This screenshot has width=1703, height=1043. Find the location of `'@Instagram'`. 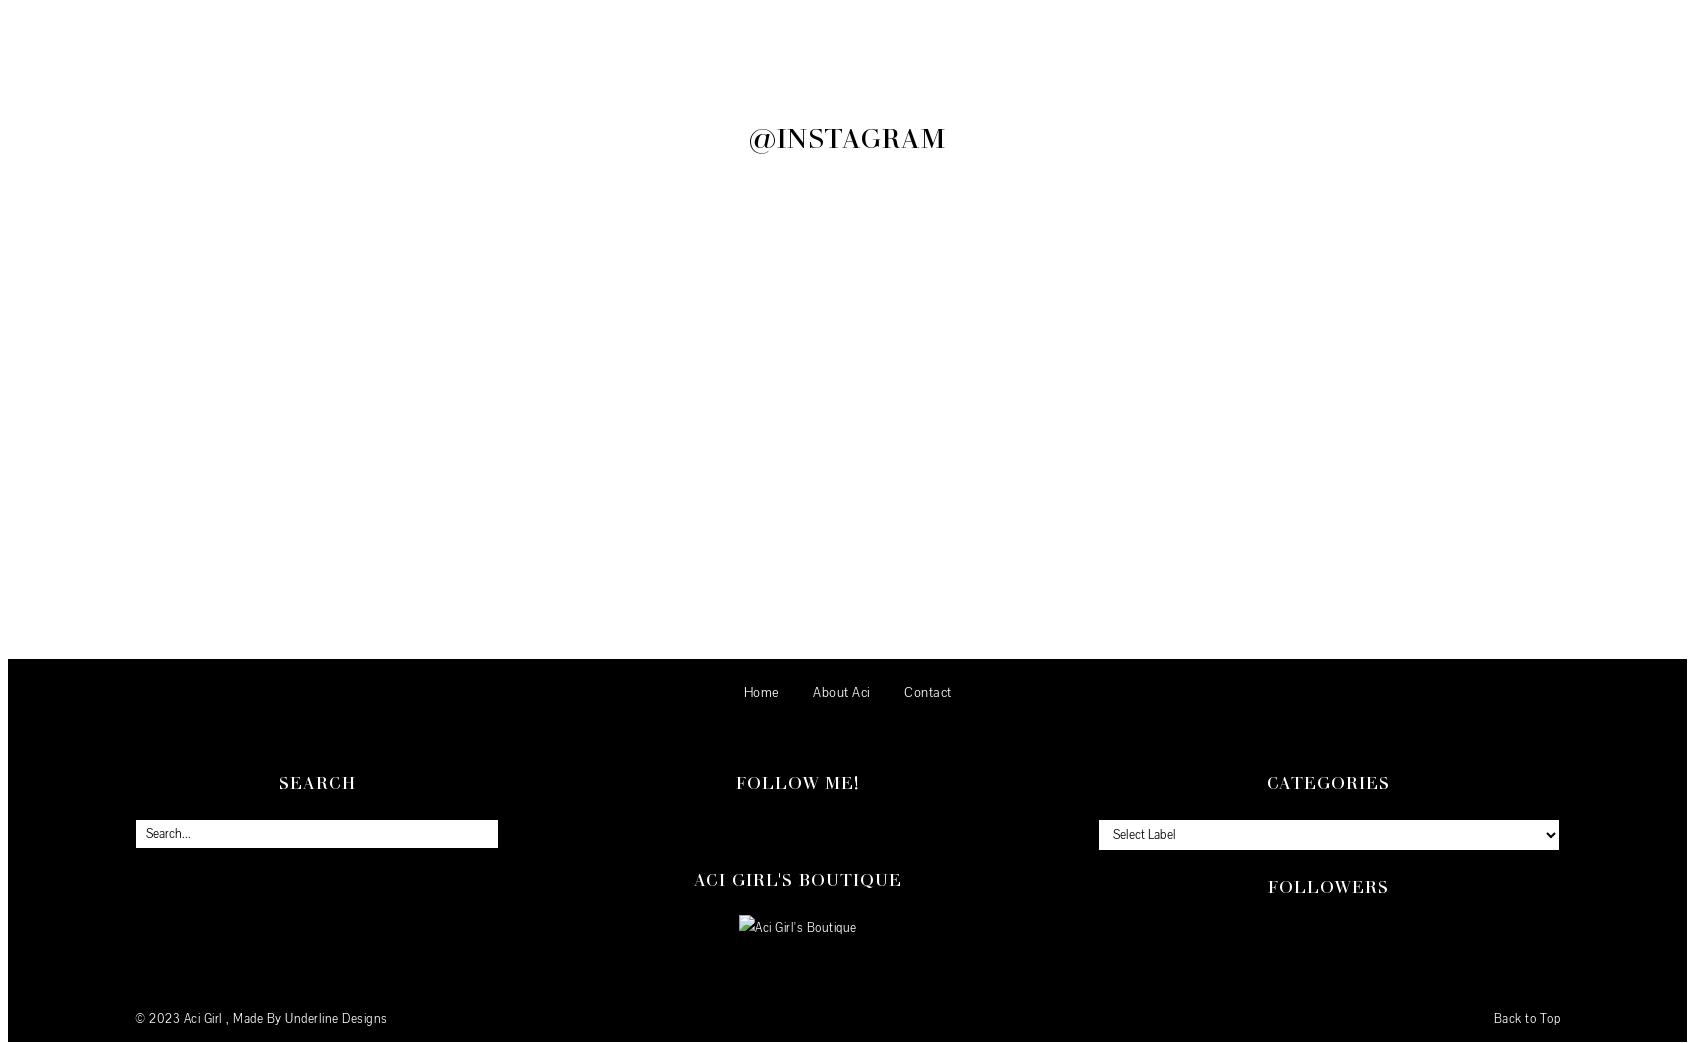

'@Instagram' is located at coordinates (847, 137).